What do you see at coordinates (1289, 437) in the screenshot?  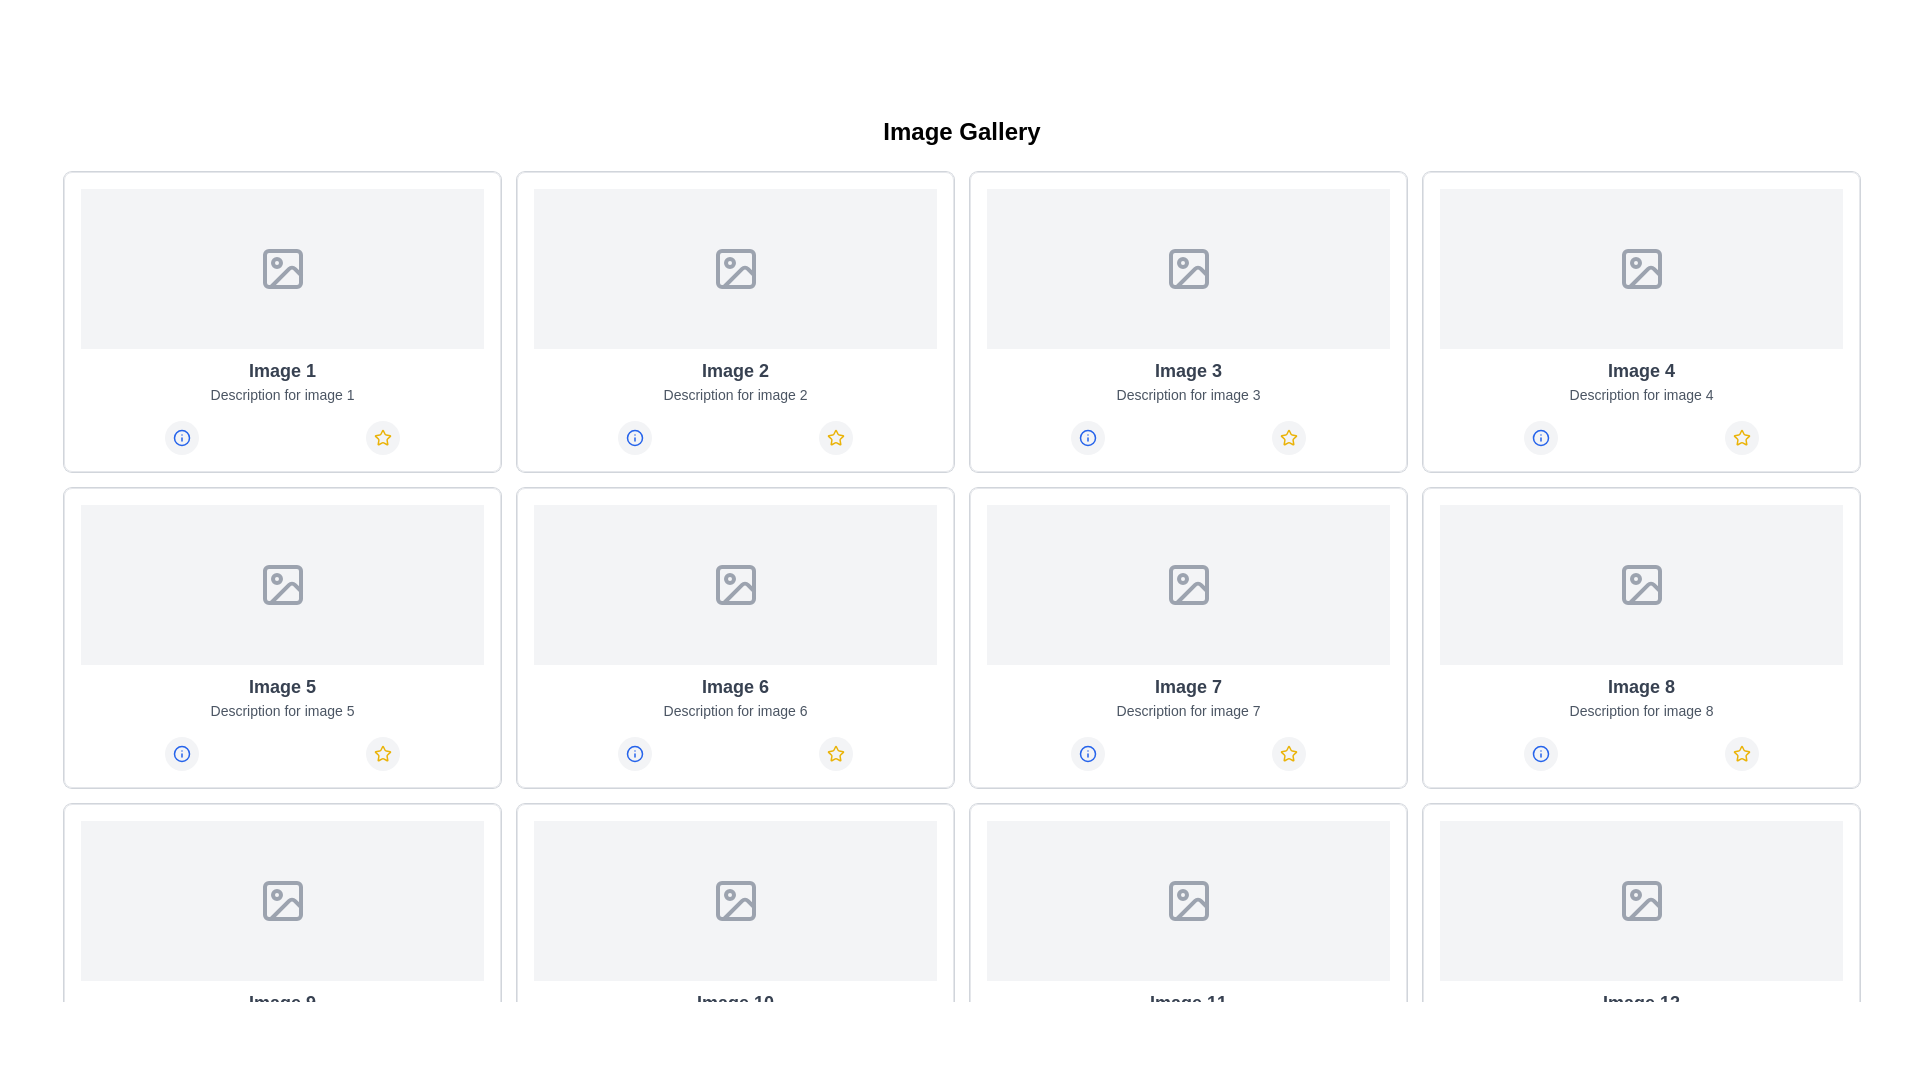 I see `the circular icon with a yellow star symbol, located below the card labeled 'Image 3' in the third column of the image gallery` at bounding box center [1289, 437].